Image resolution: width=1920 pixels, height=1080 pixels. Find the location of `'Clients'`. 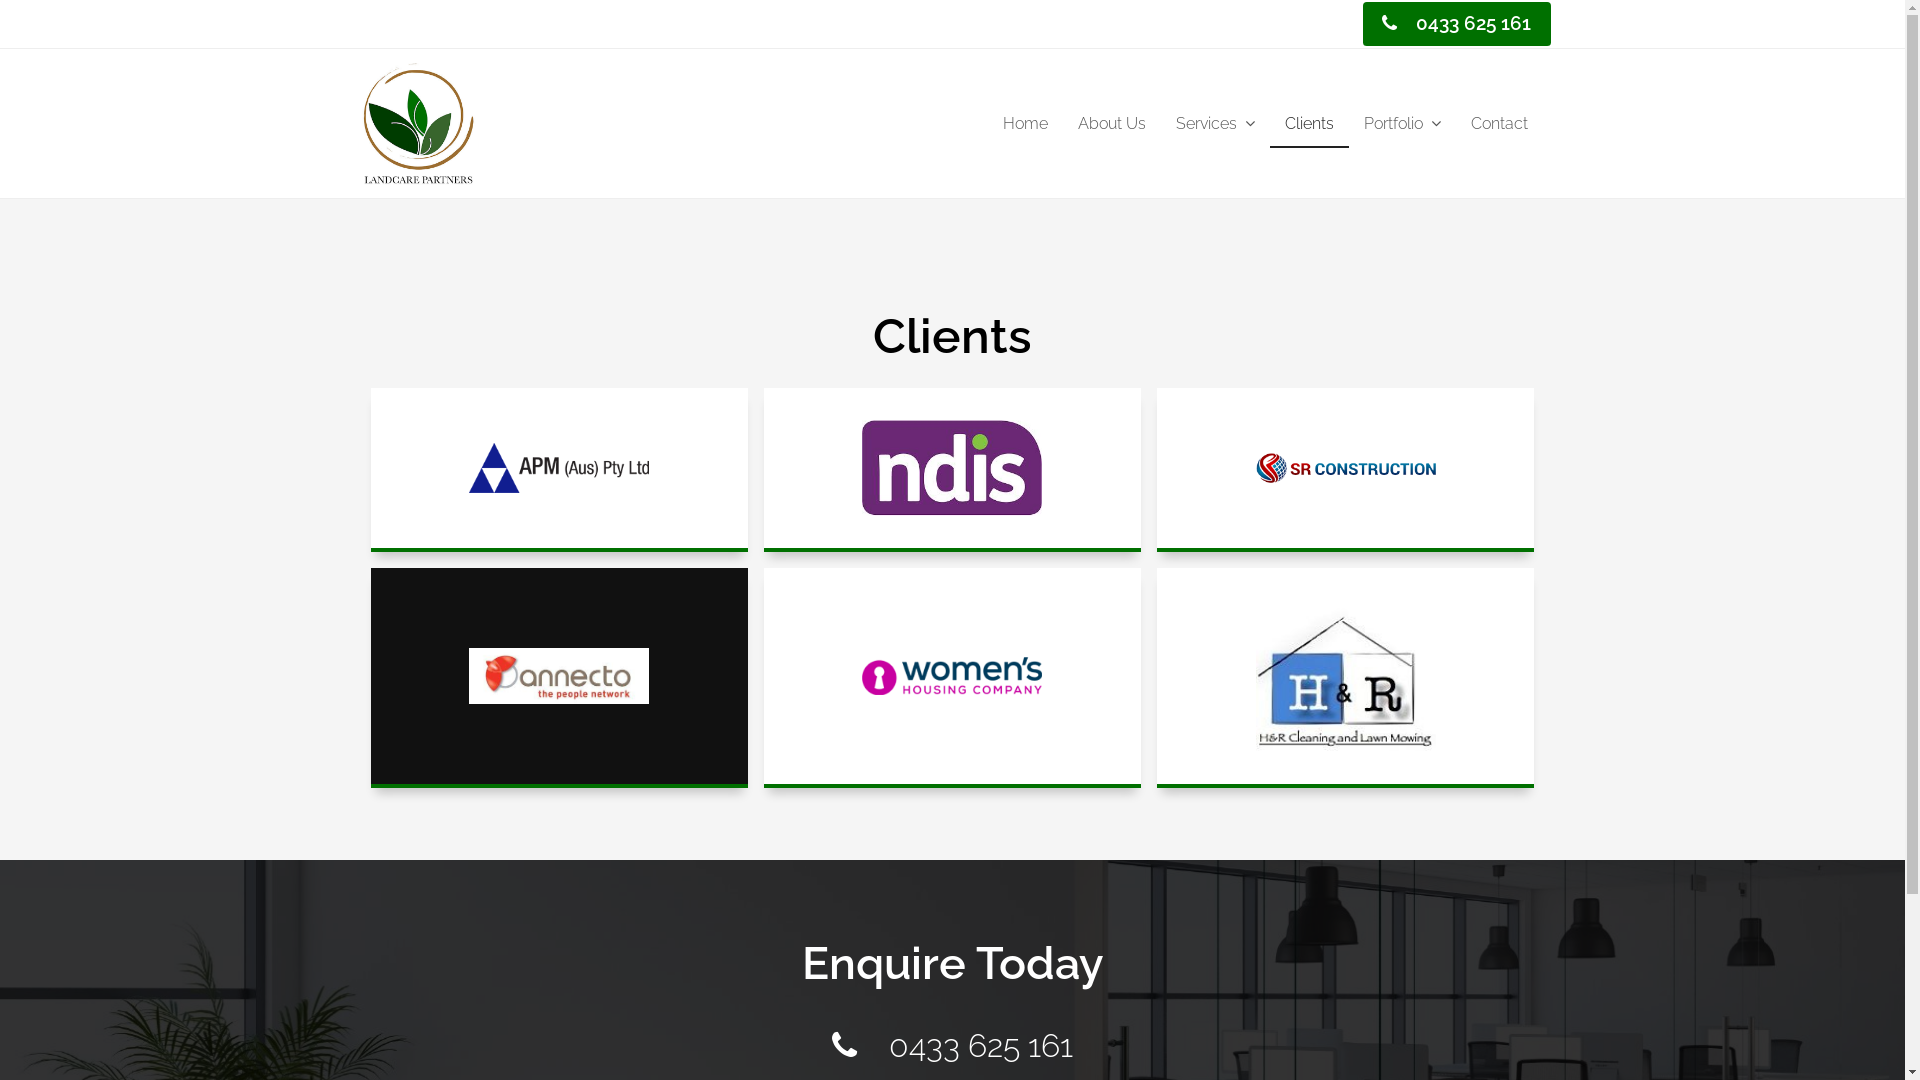

'Clients' is located at coordinates (1309, 124).